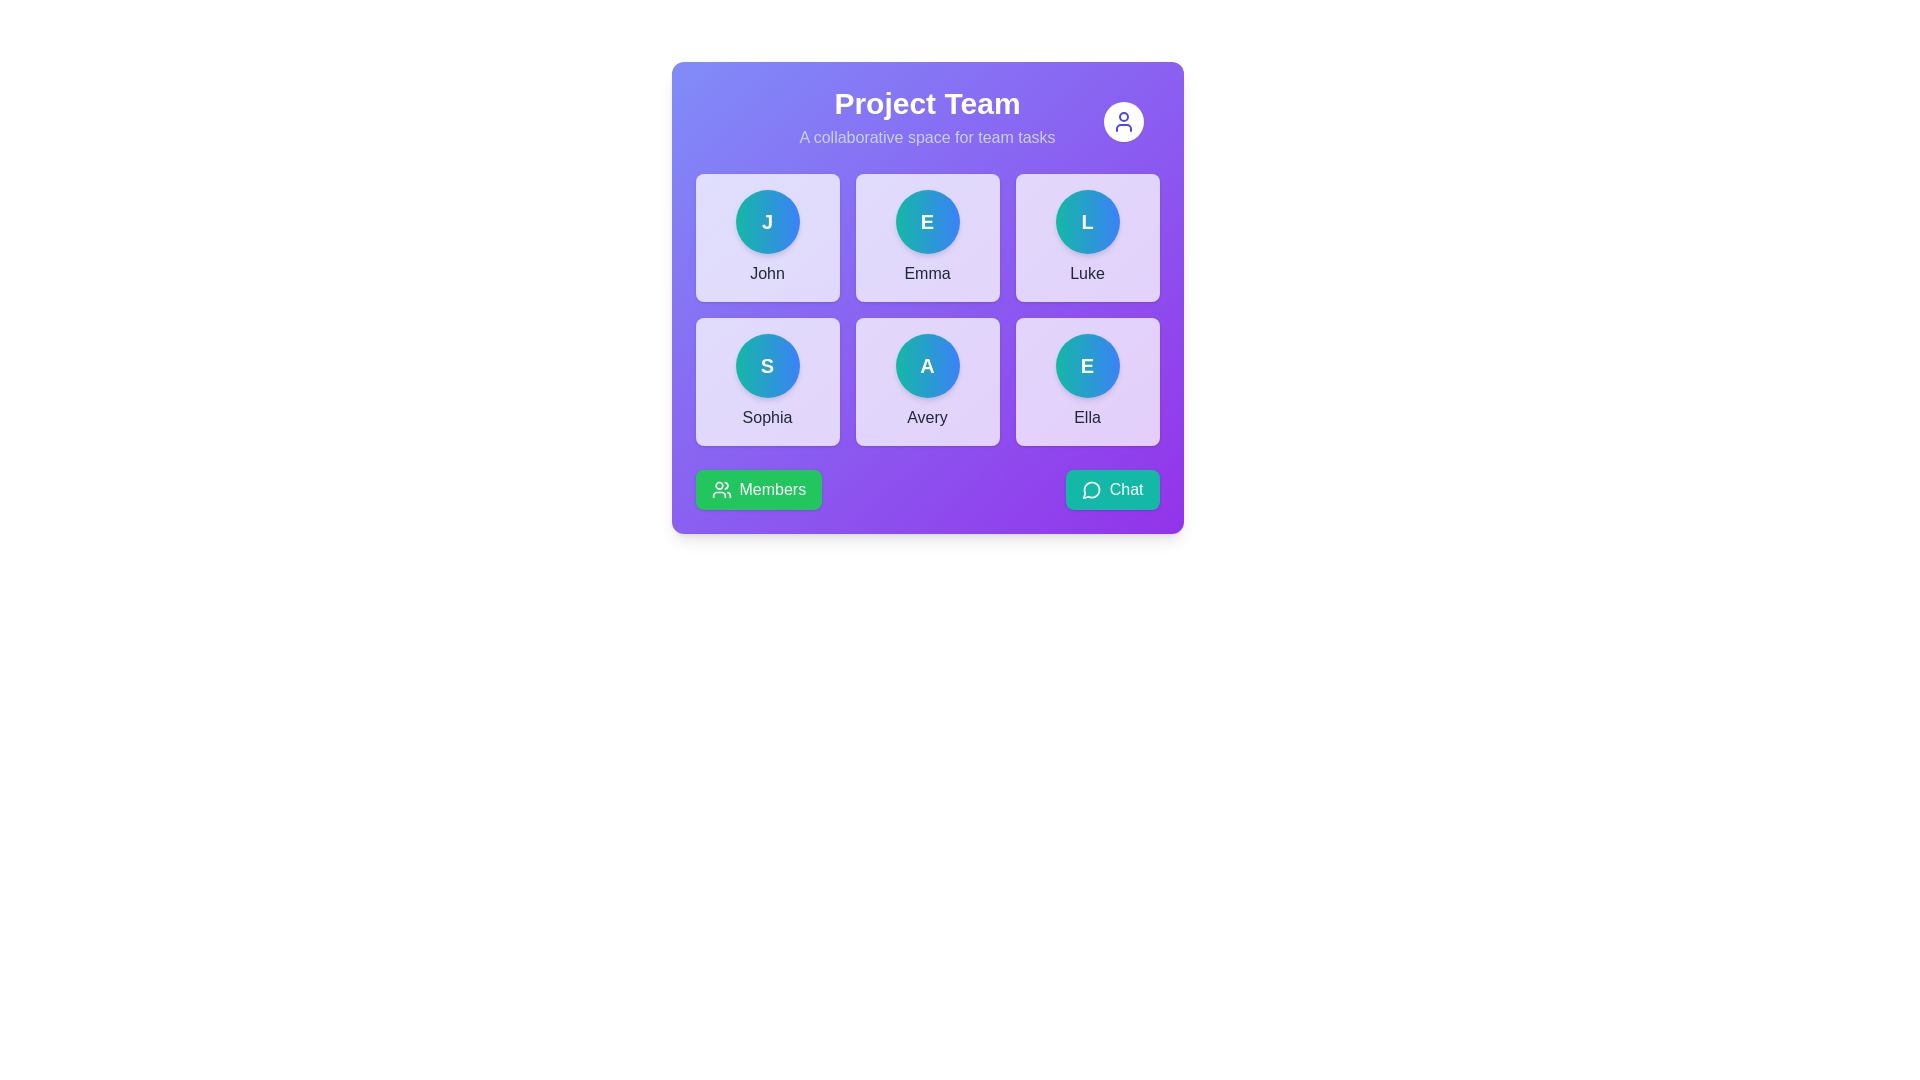 Image resolution: width=1920 pixels, height=1080 pixels. What do you see at coordinates (766, 366) in the screenshot?
I see `the circular avatar button with a gradient background and the letter 'S' inside, located in the first column of the second row on the card labeled 'Sophia'` at bounding box center [766, 366].